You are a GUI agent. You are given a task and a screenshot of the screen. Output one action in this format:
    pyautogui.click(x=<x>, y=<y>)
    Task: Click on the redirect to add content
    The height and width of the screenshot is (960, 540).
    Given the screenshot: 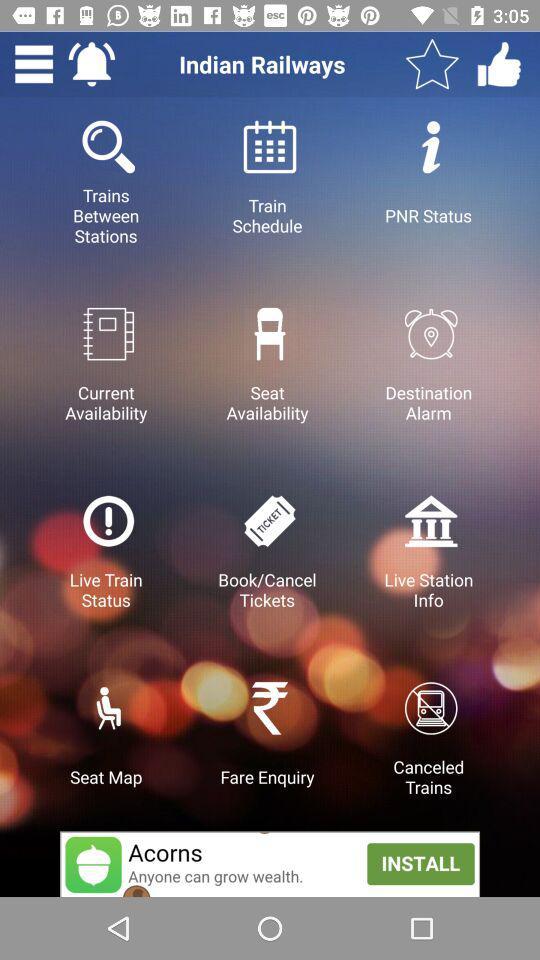 What is the action you would take?
    pyautogui.click(x=270, y=863)
    